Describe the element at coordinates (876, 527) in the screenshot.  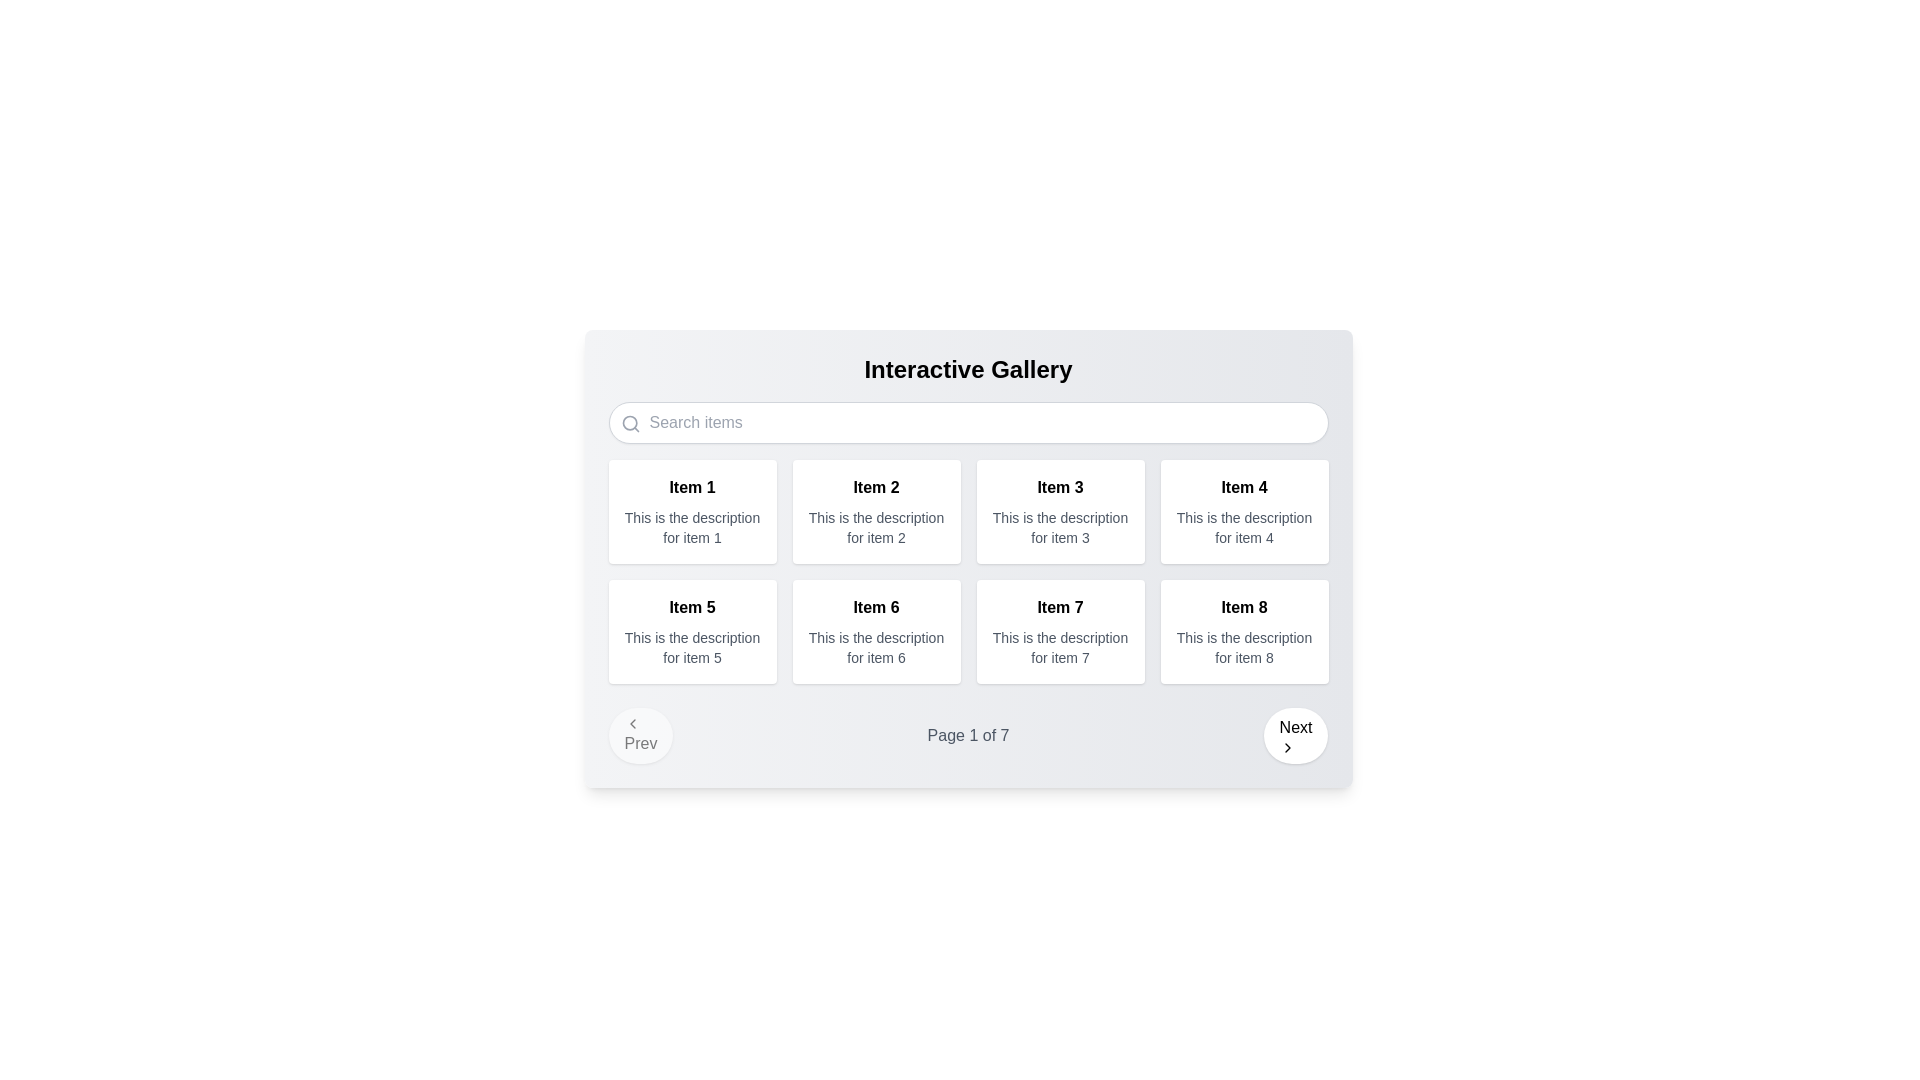
I see `the descriptive text element located beneath the title 'Item 2' in the grid layout` at that location.